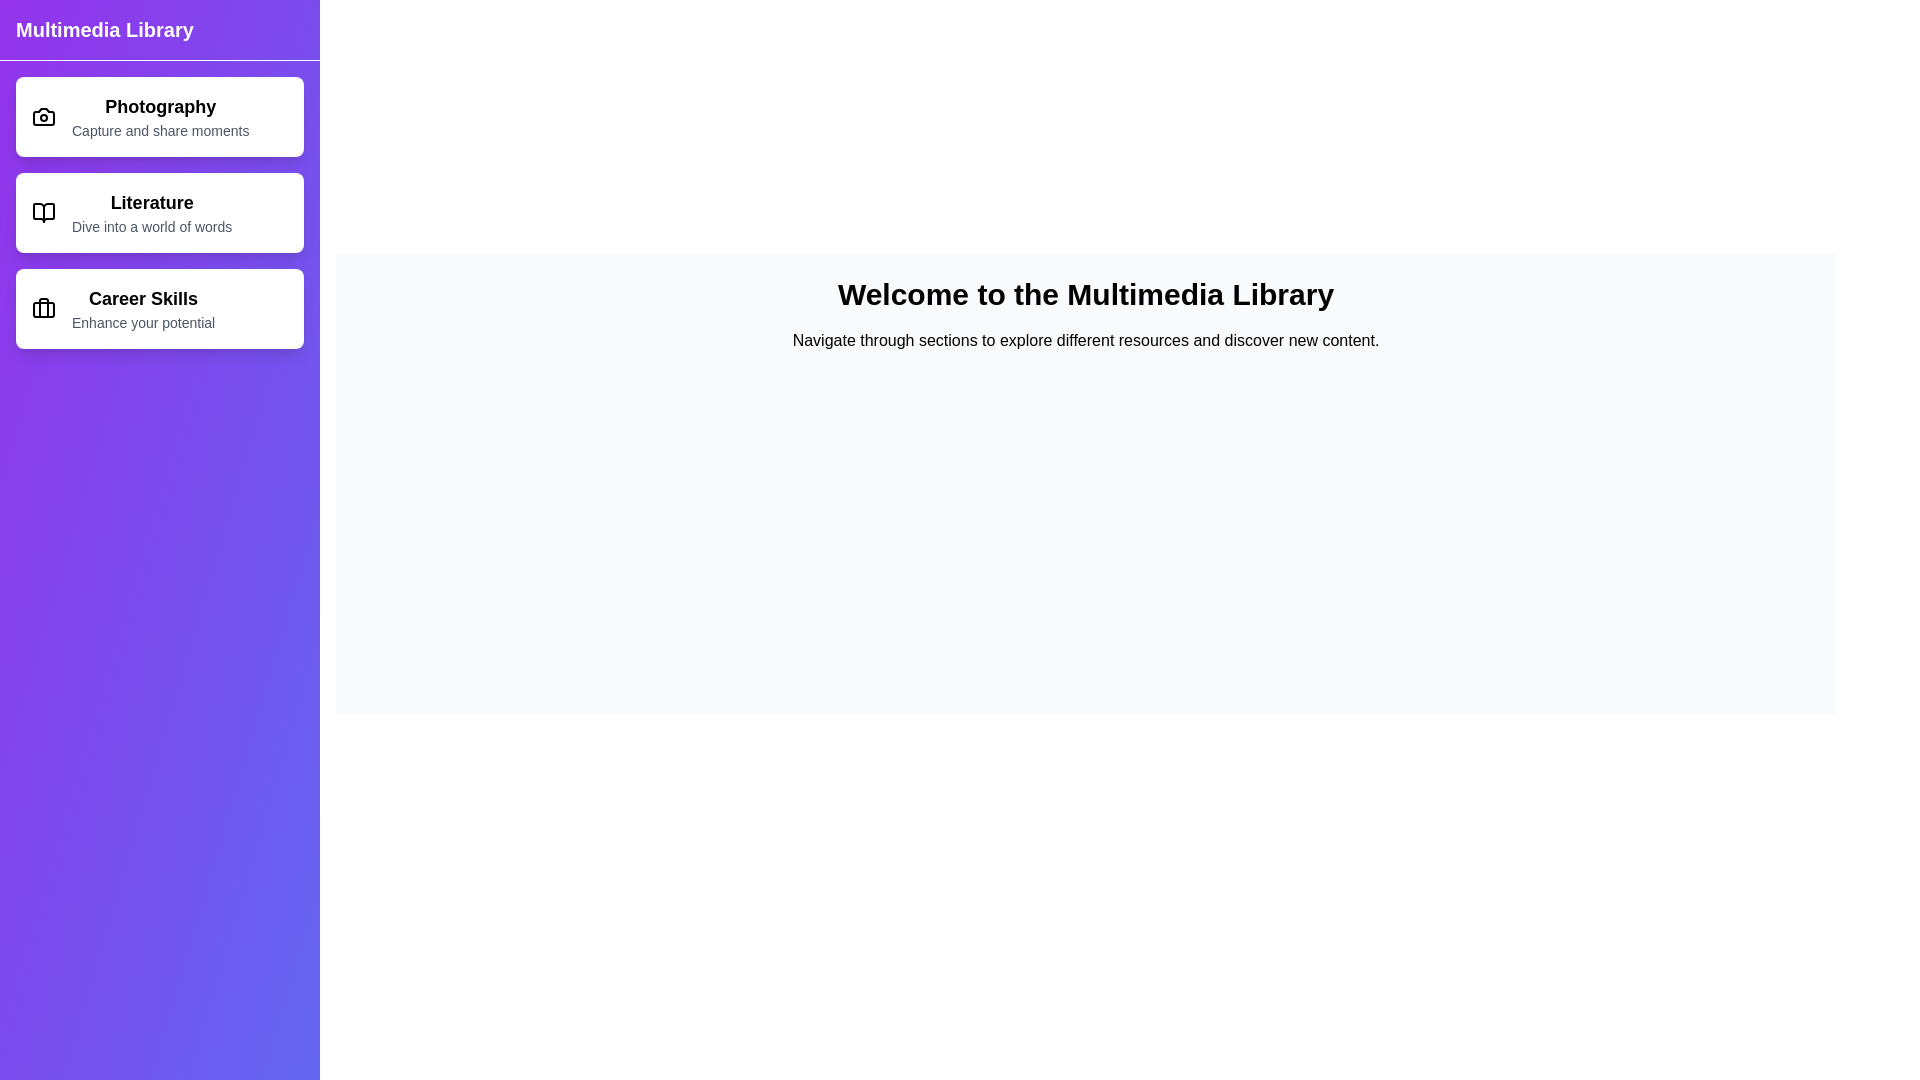  What do you see at coordinates (158, 308) in the screenshot?
I see `the Career Skills section to view its details` at bounding box center [158, 308].